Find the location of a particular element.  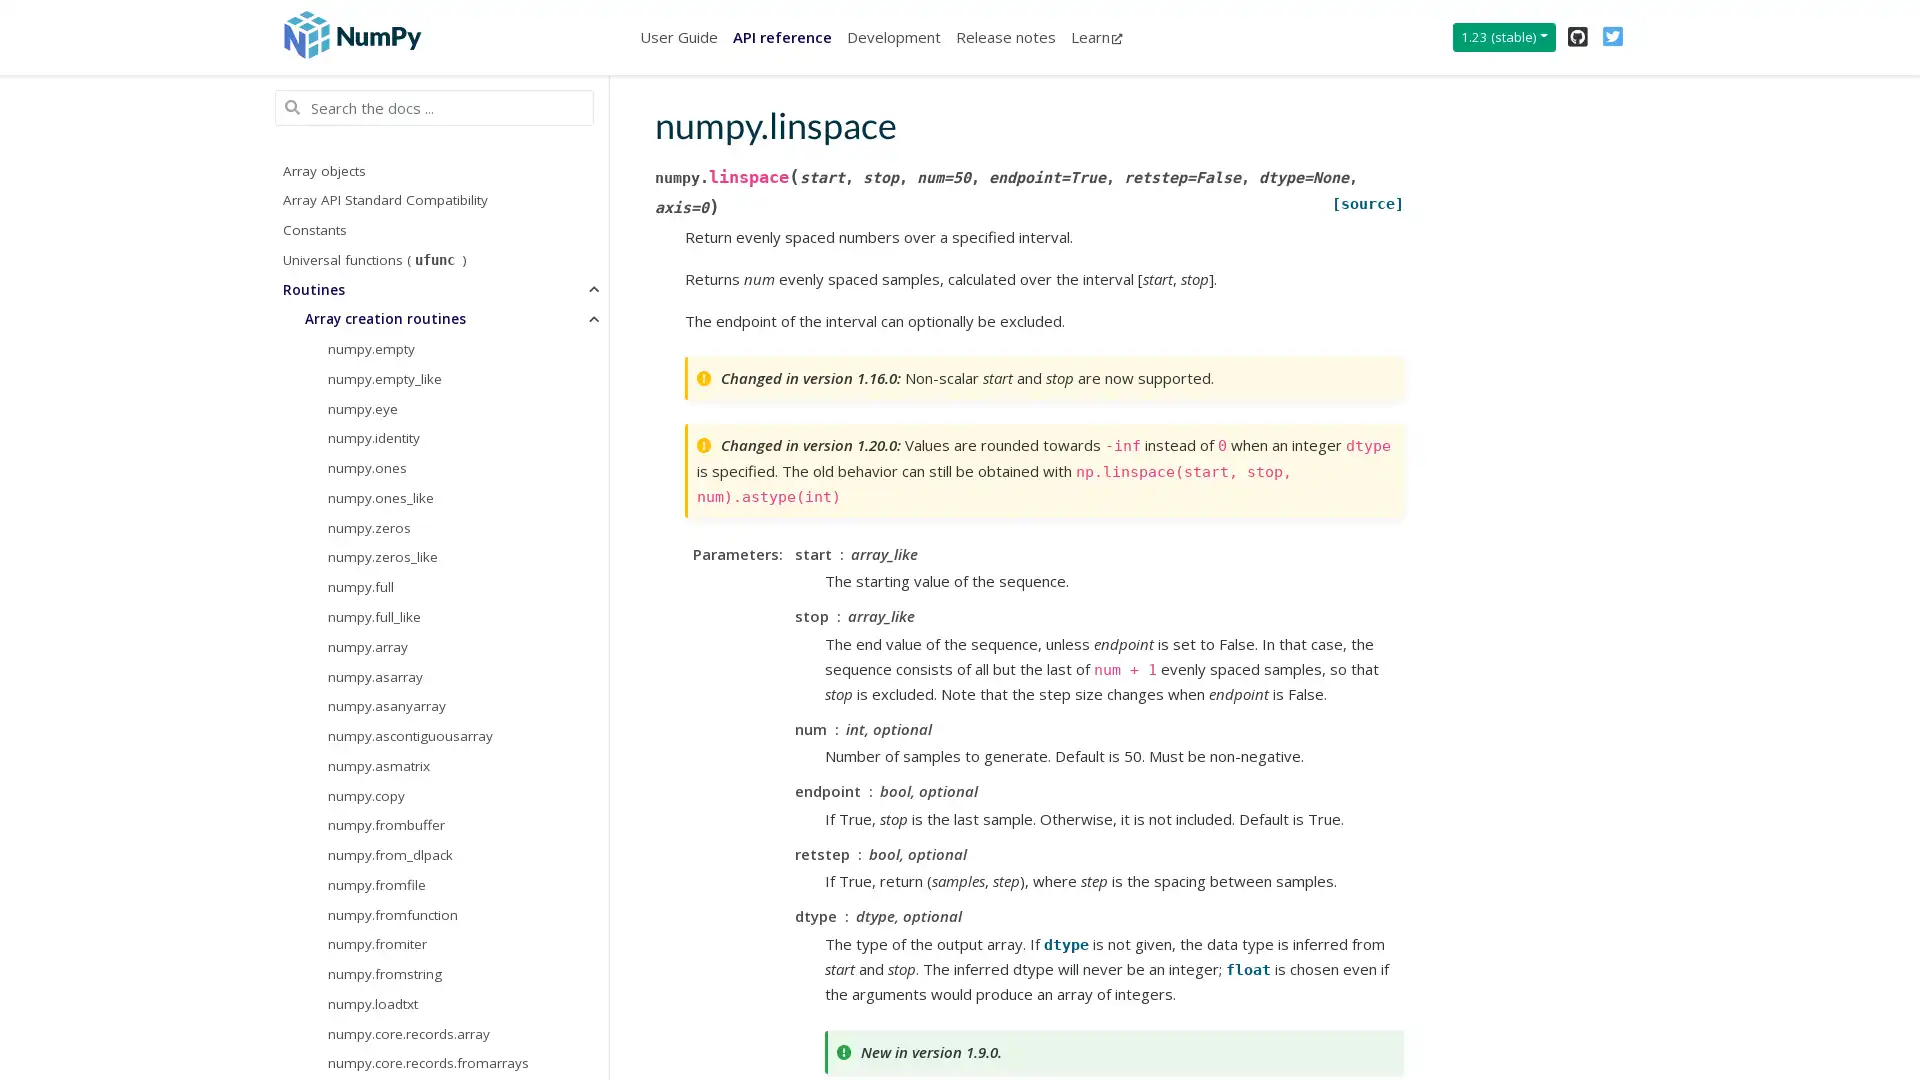

1.23 (stable) is located at coordinates (1503, 37).